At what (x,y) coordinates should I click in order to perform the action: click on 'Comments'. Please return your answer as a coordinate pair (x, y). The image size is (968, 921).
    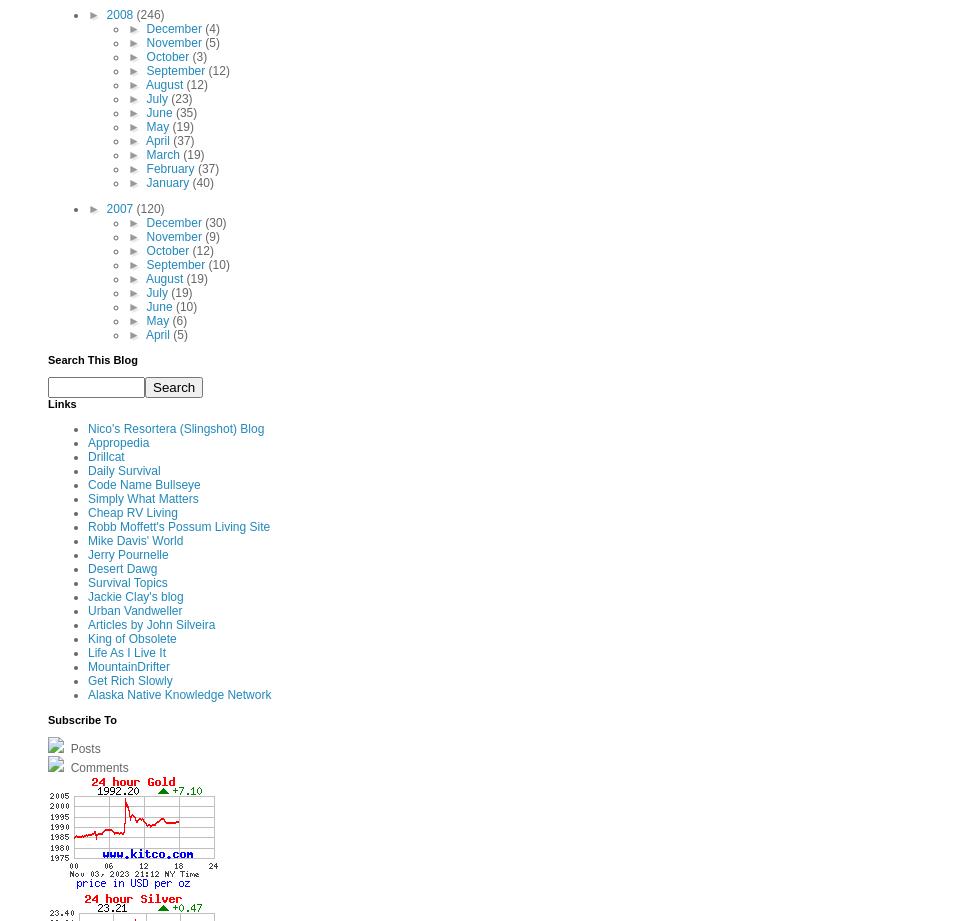
    Looking at the image, I should click on (65, 767).